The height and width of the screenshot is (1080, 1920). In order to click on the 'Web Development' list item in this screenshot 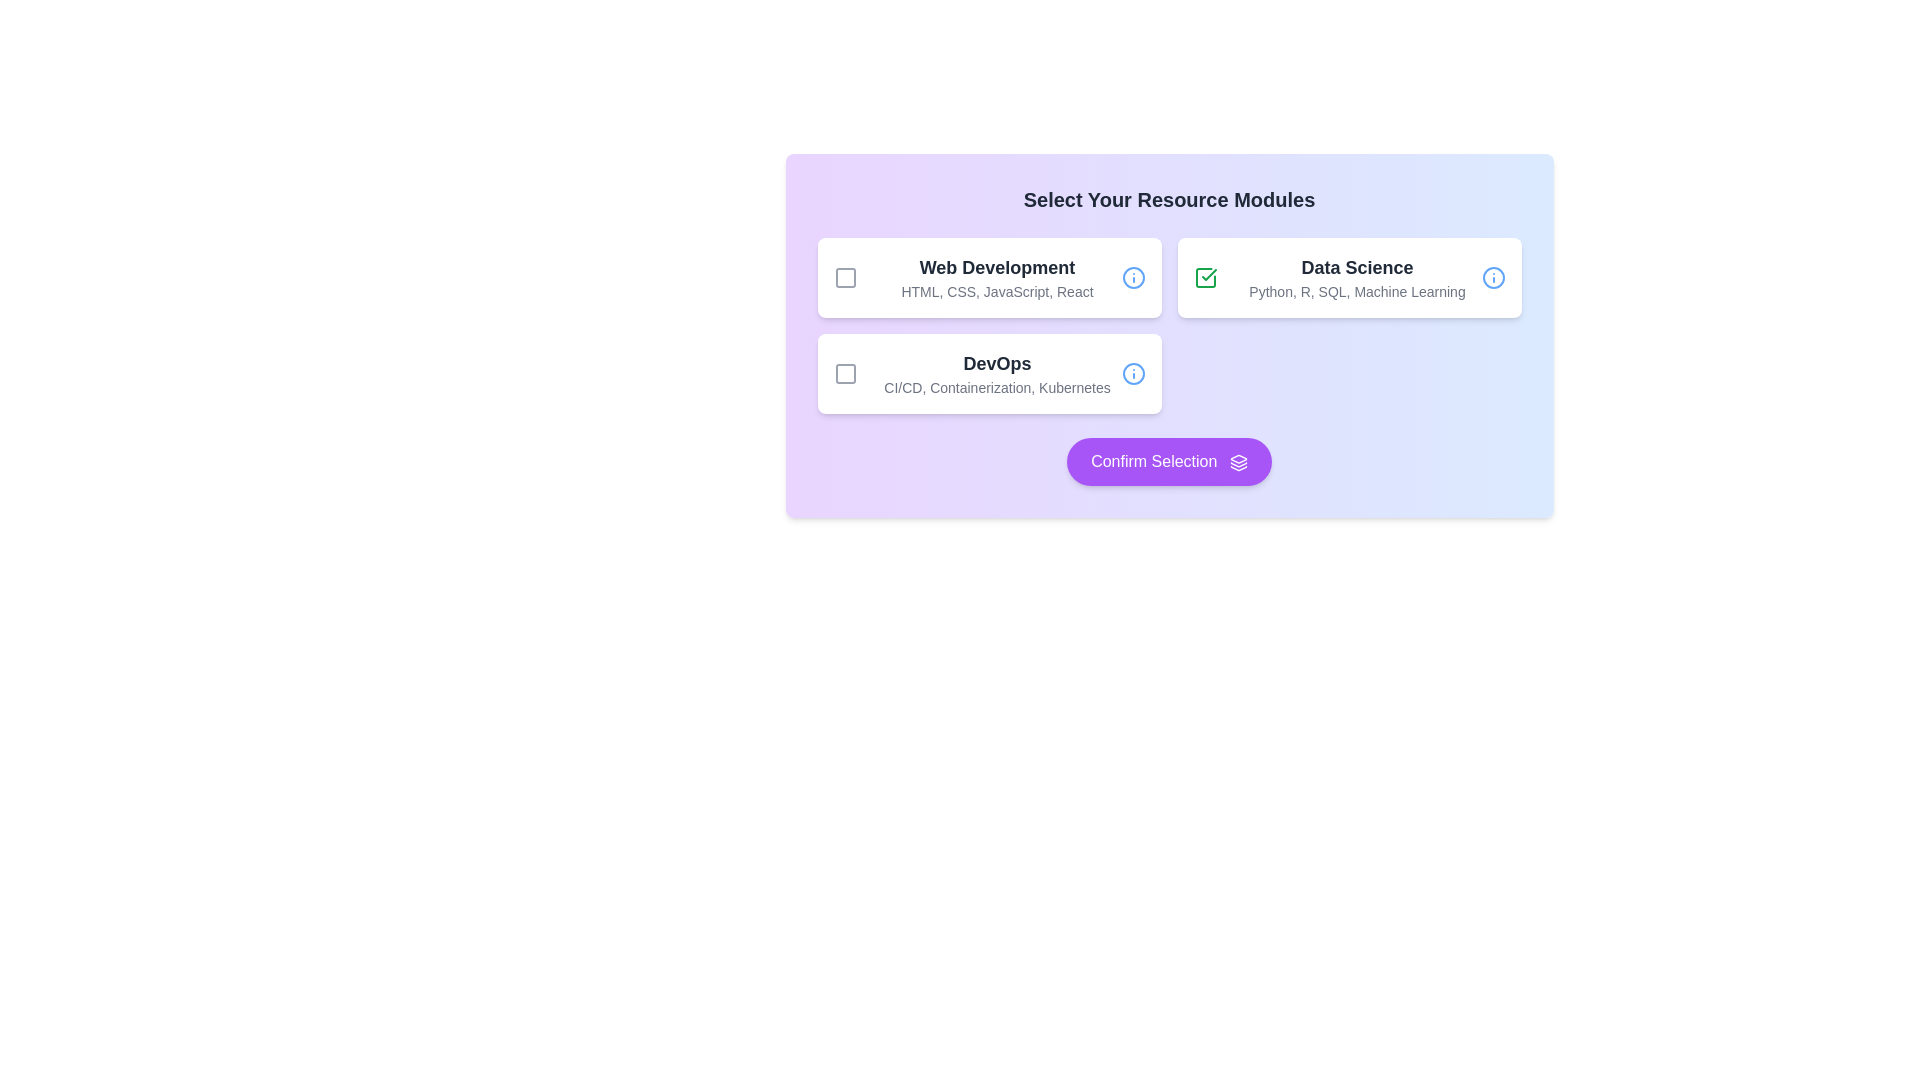, I will do `click(989, 277)`.